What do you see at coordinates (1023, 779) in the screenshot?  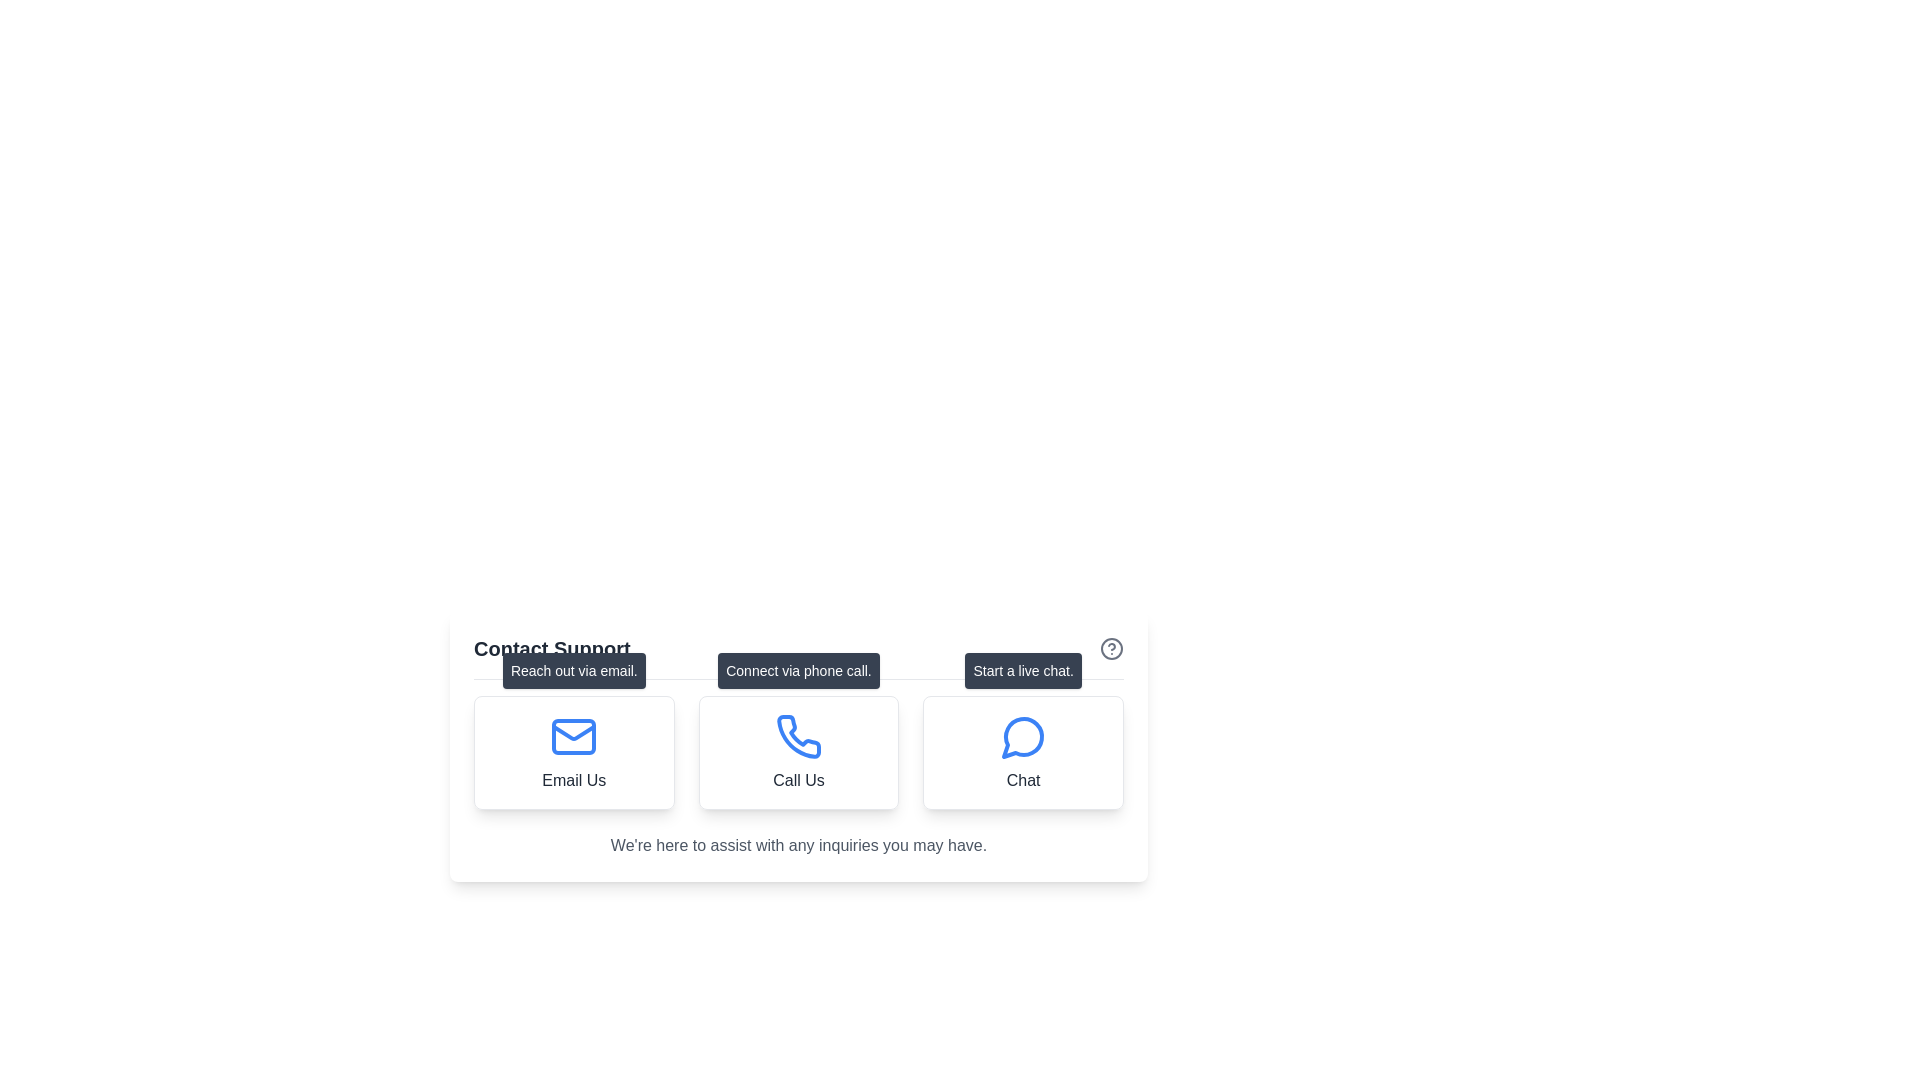 I see `the 'Chat' text label which indicates the purpose of the live chat initiation feature, located under the blue chat bubble icon in the rightmost panel` at bounding box center [1023, 779].